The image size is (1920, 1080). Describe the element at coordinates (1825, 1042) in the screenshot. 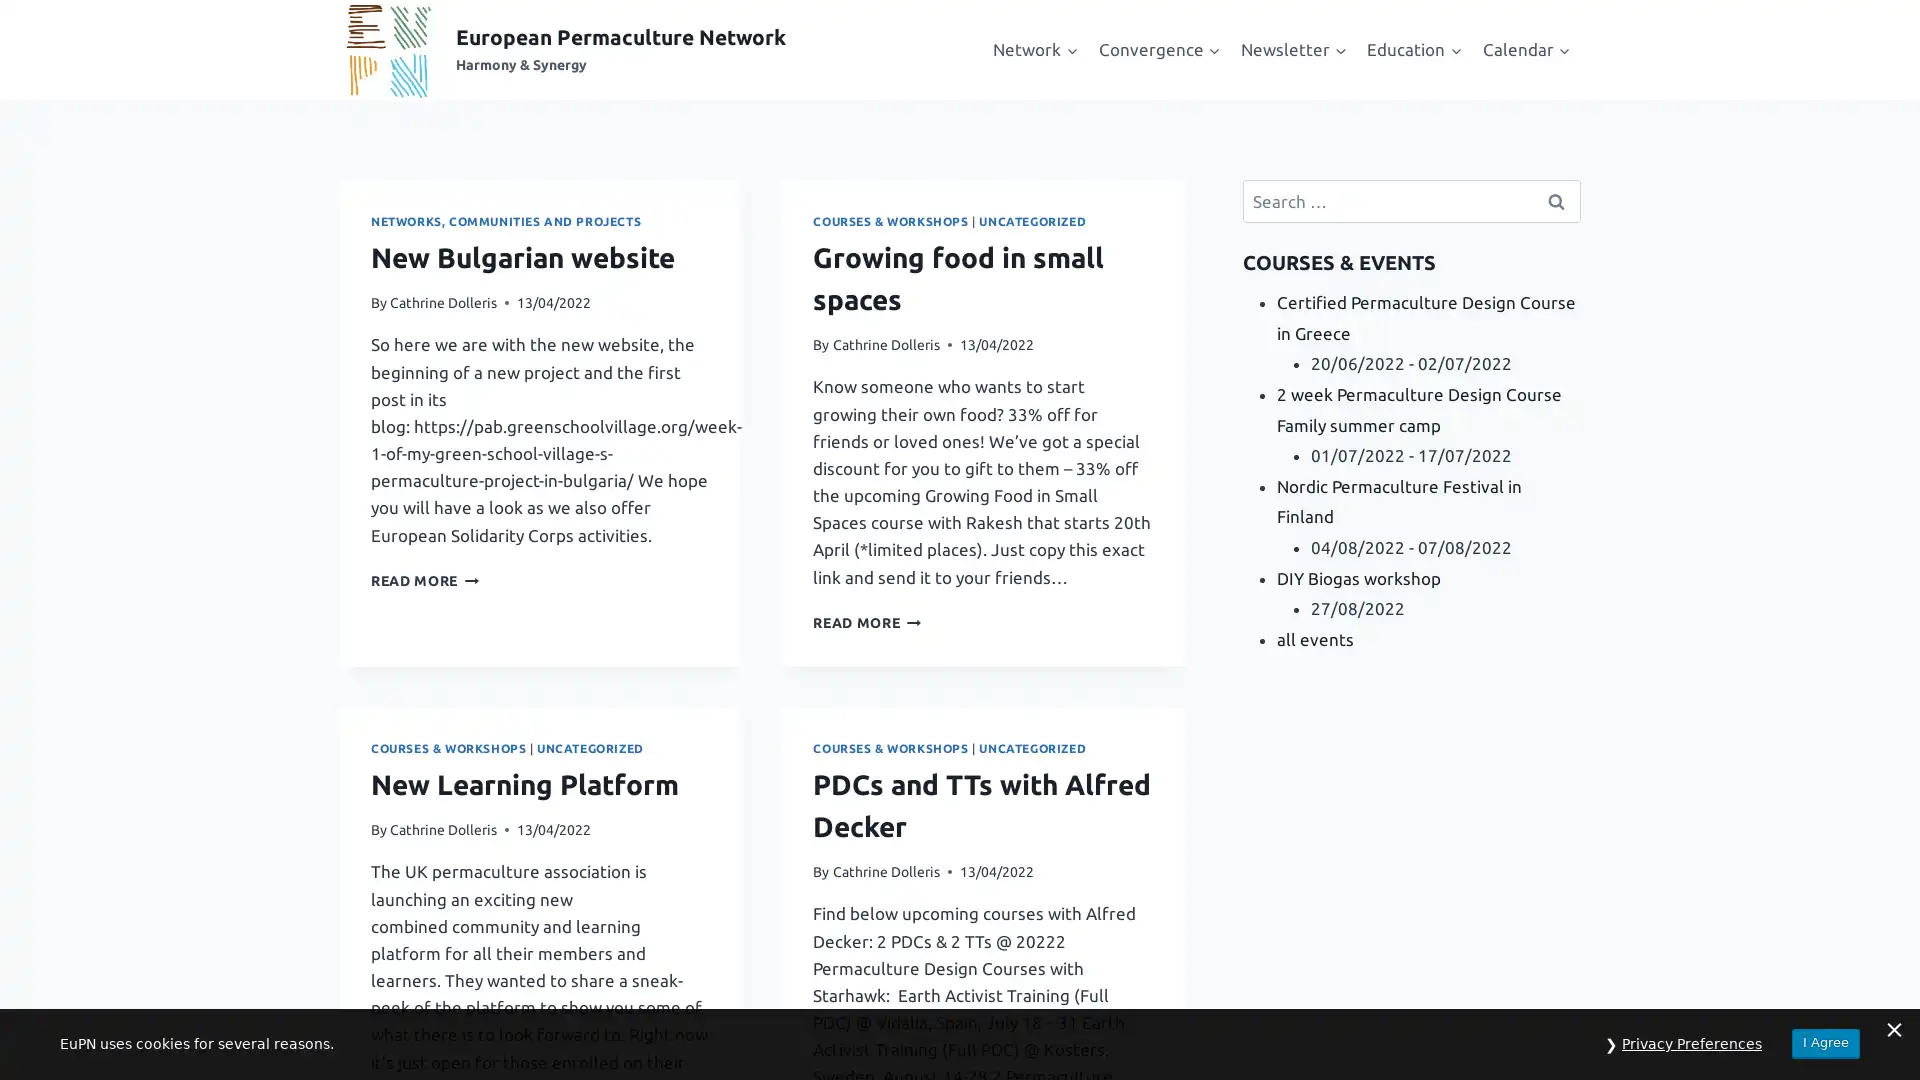

I see `I Agree` at that location.